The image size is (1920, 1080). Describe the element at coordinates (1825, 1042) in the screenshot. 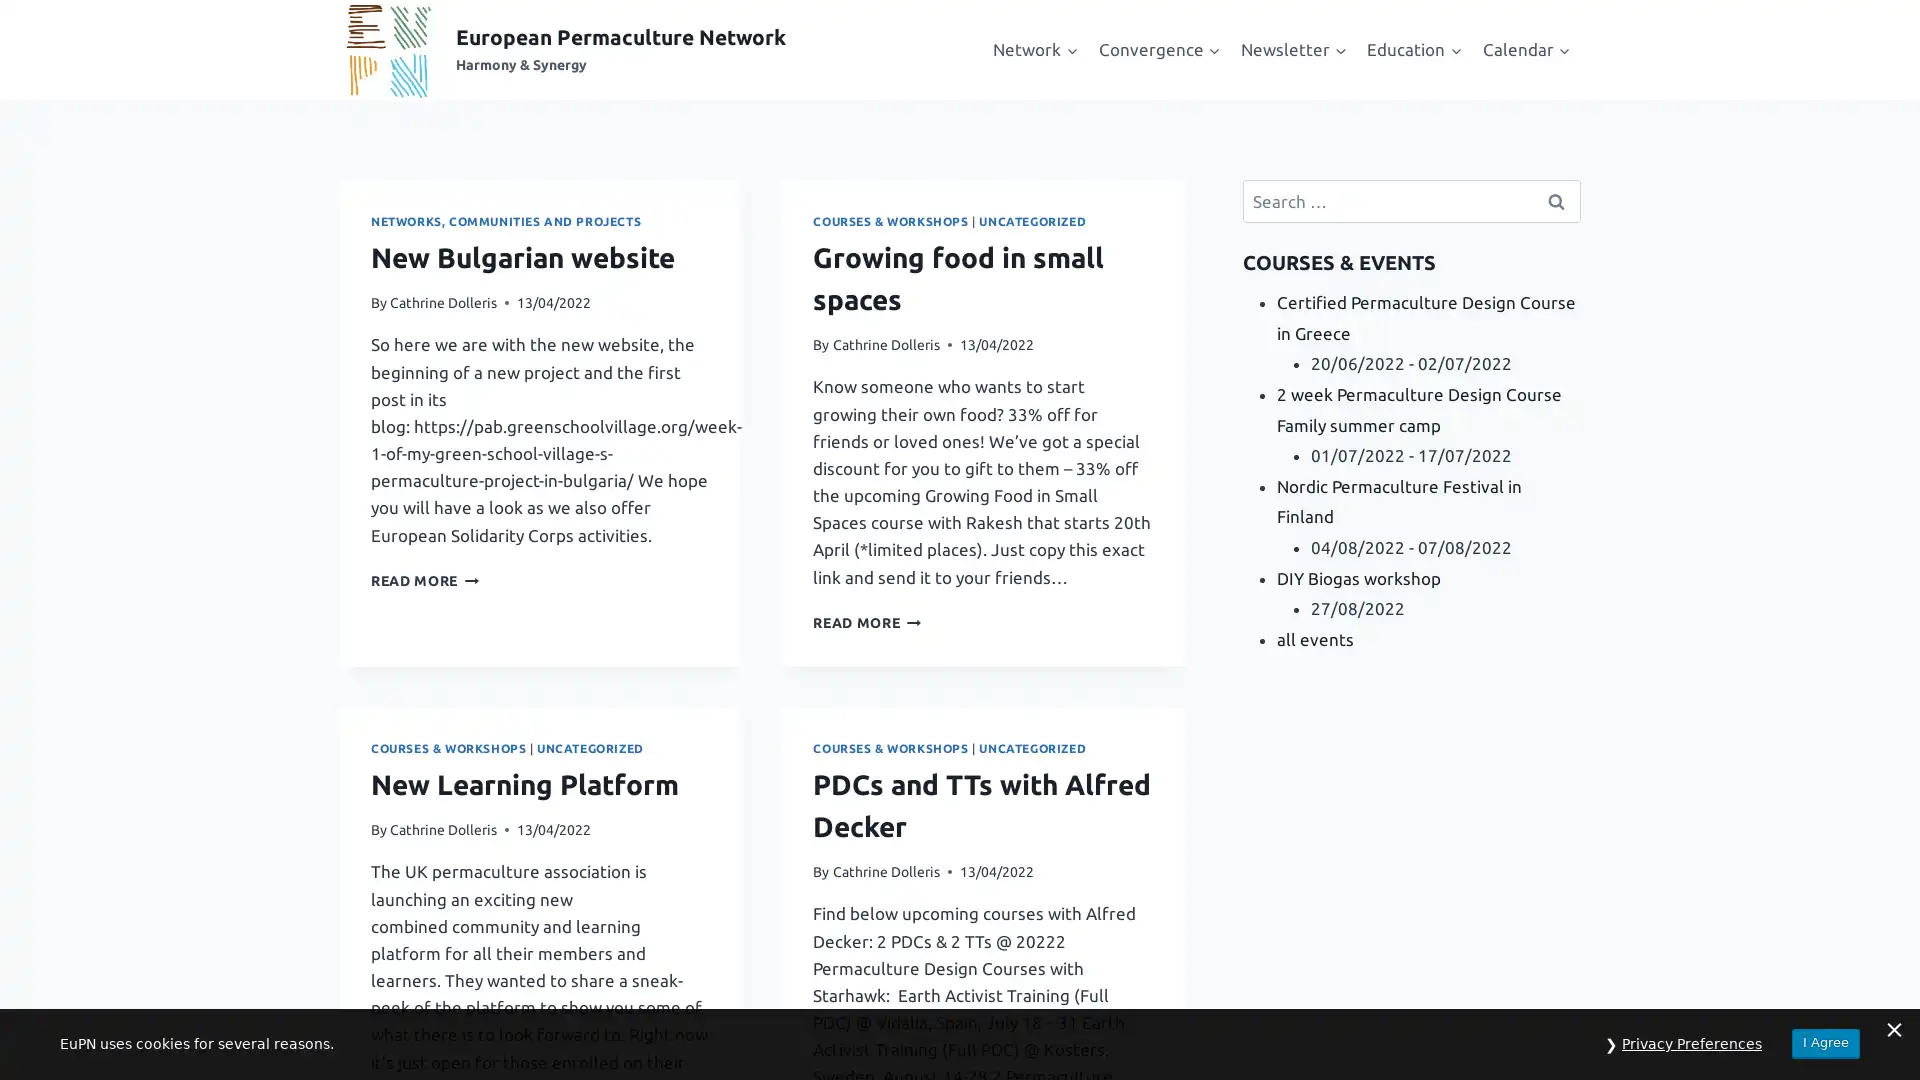

I see `I Agree` at that location.